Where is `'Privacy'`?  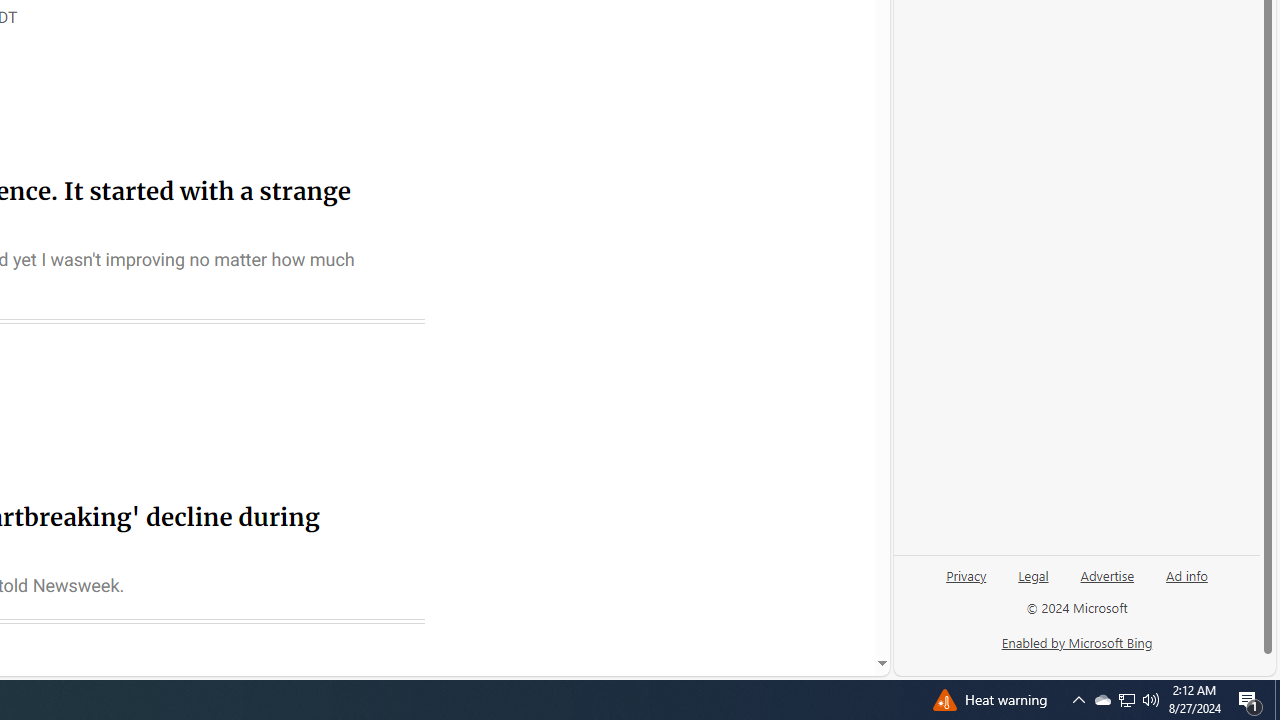
'Privacy' is located at coordinates (966, 574).